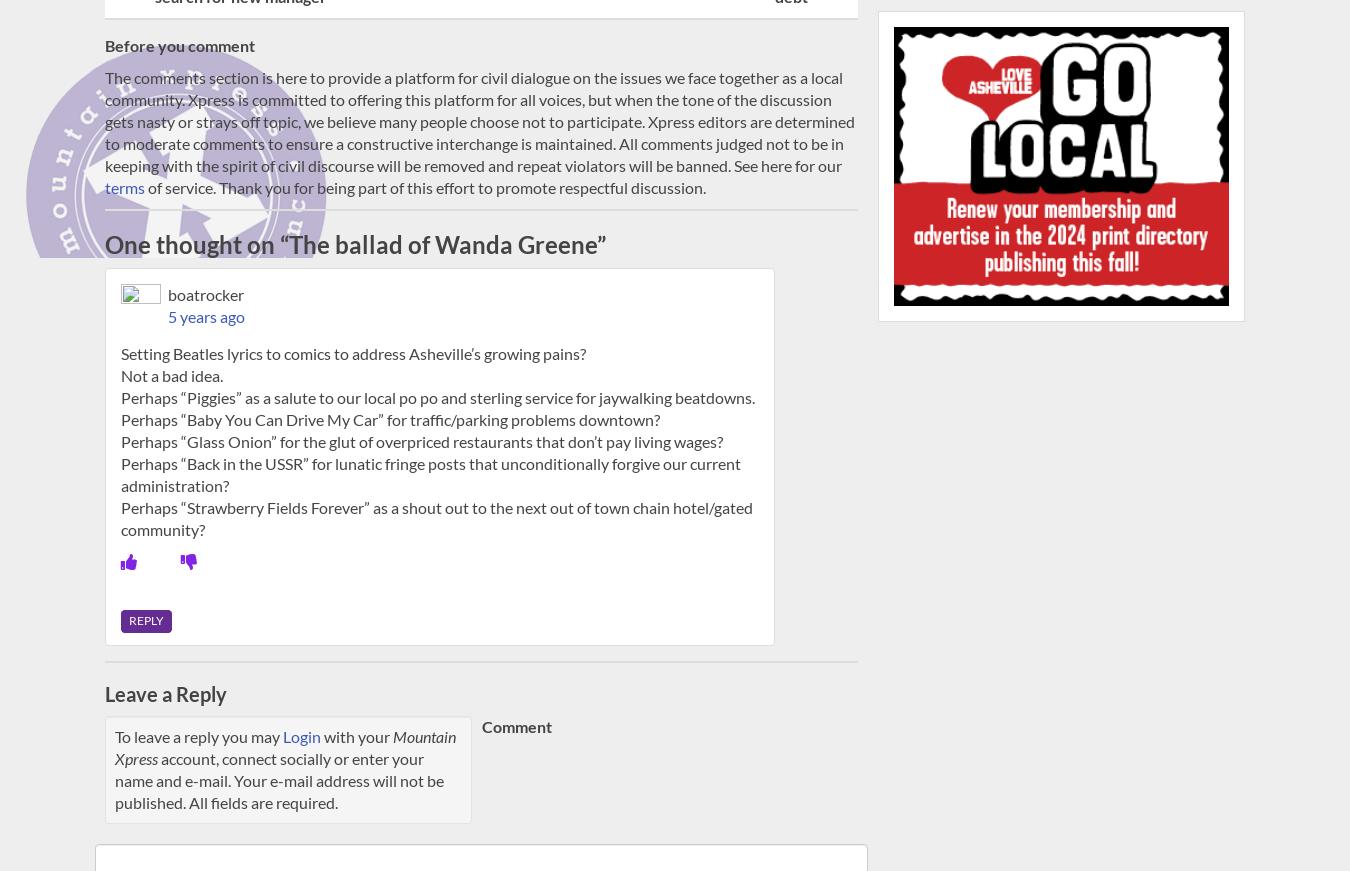  Describe the element at coordinates (431, 474) in the screenshot. I see `'Perhaps “Back in the USSR” for lunatic fringe posts that unconditionally forgive our current administration?'` at that location.